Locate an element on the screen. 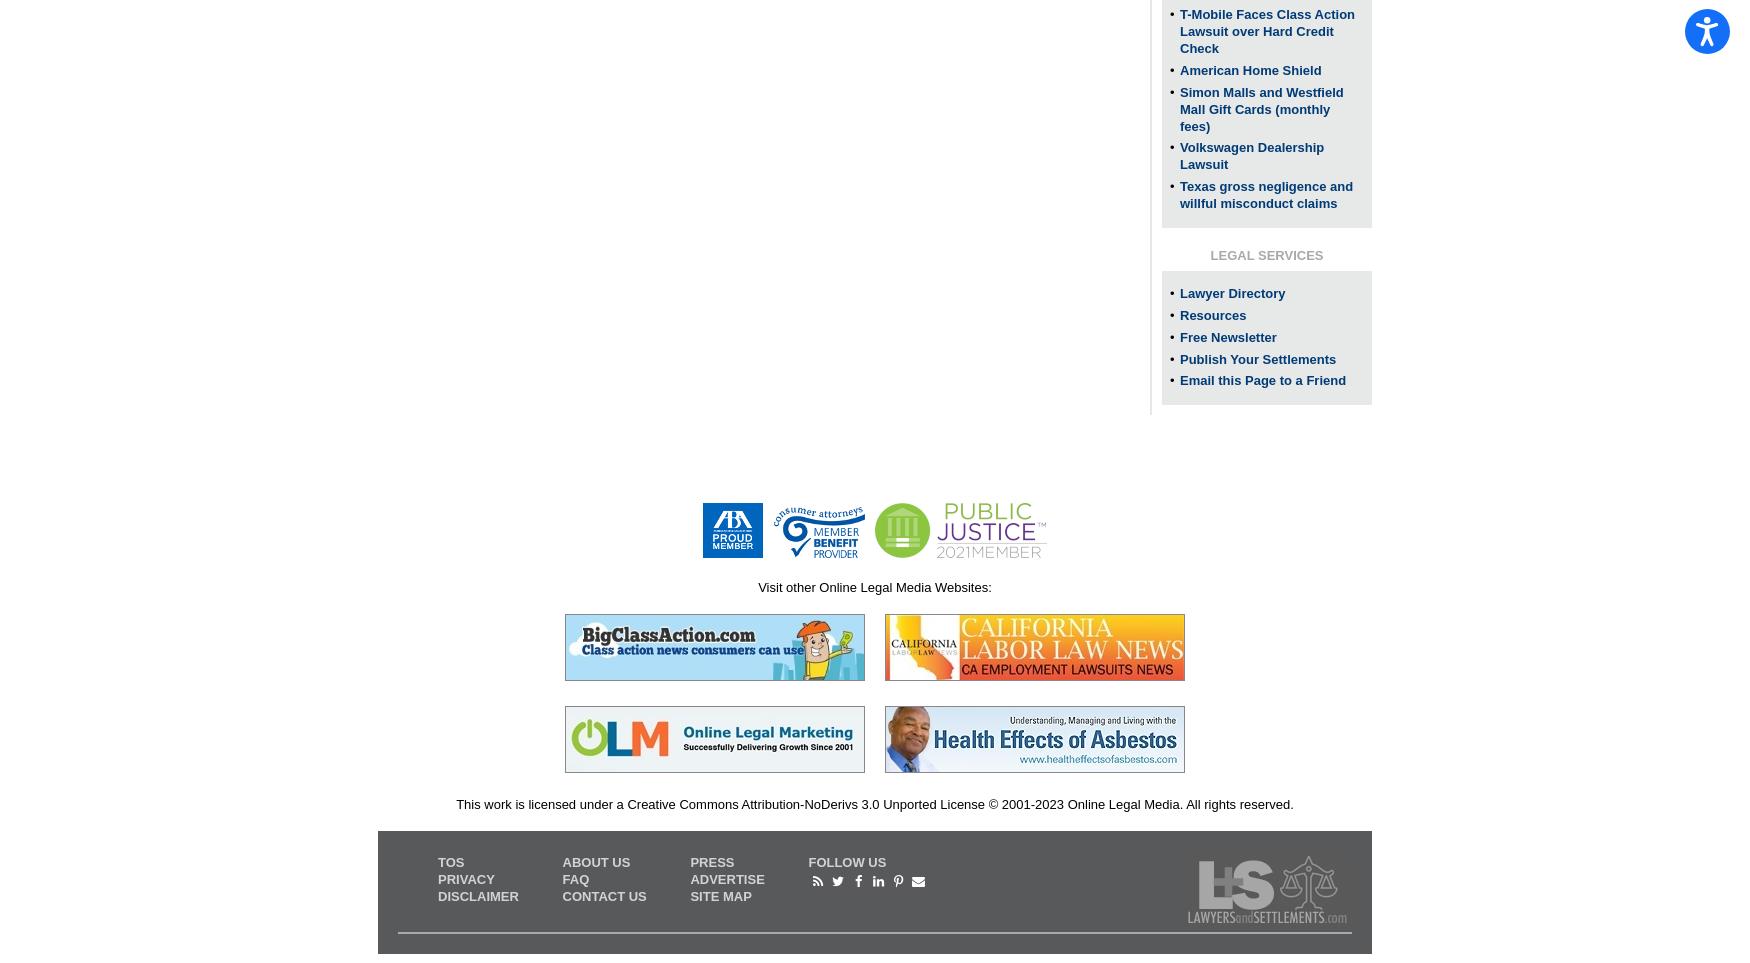 The image size is (1750, 963). 'TOS' is located at coordinates (450, 862).